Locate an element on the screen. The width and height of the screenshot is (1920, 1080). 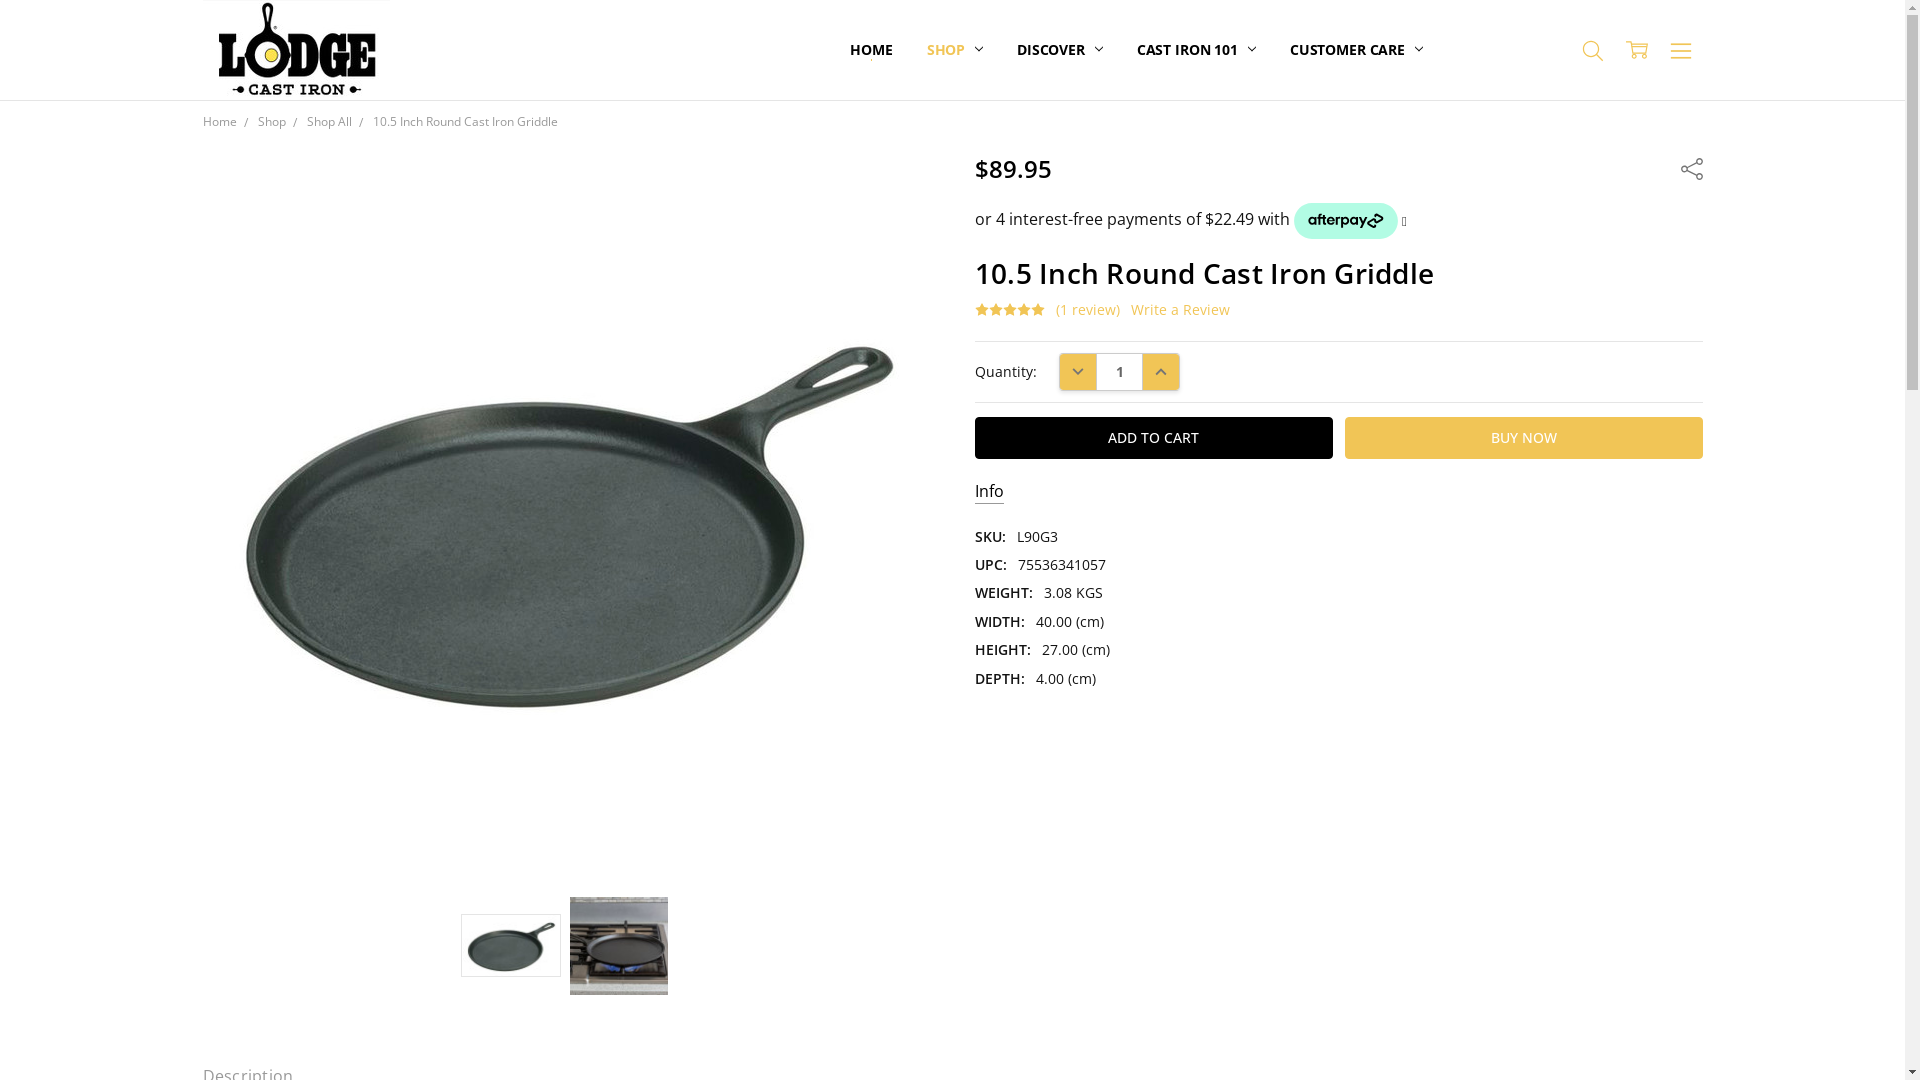
'INCREASE QUANTITY:' is located at coordinates (1142, 371).